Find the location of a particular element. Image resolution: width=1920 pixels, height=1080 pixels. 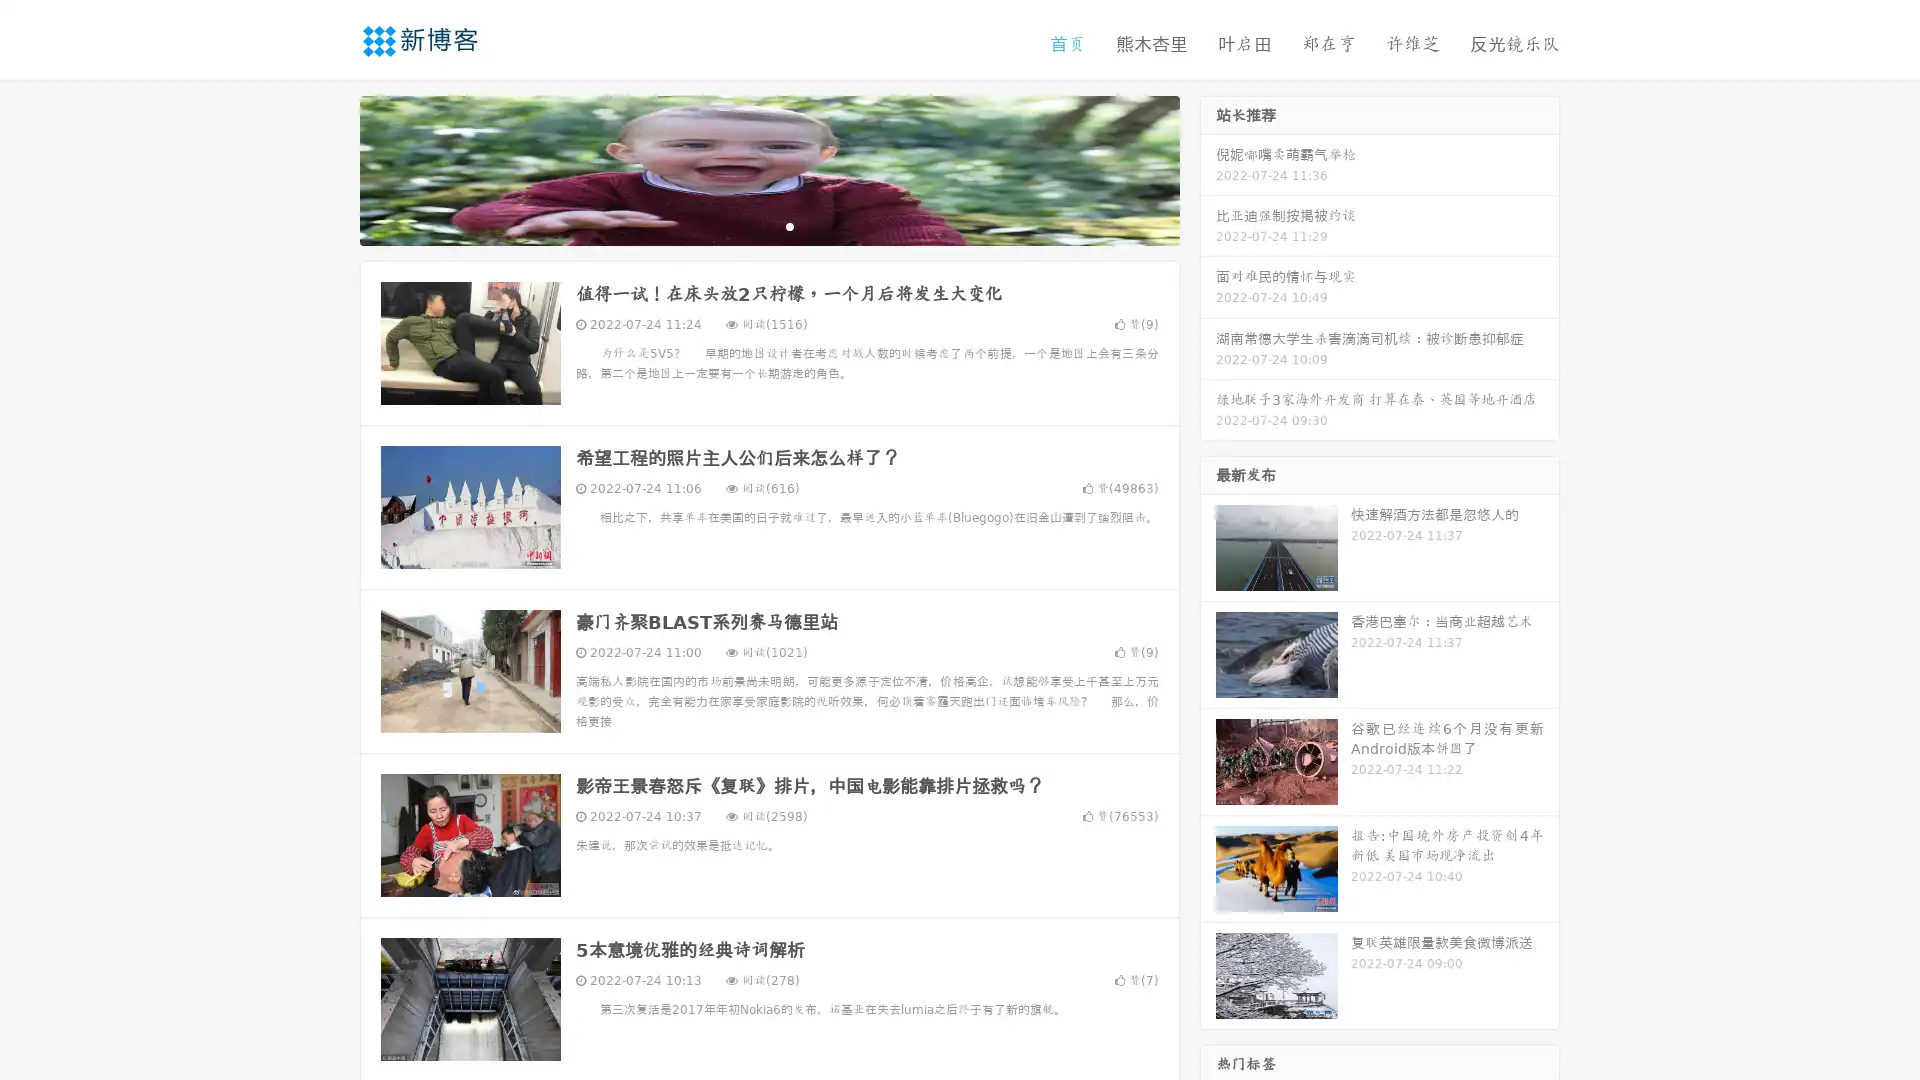

Go to slide 1 is located at coordinates (748, 225).